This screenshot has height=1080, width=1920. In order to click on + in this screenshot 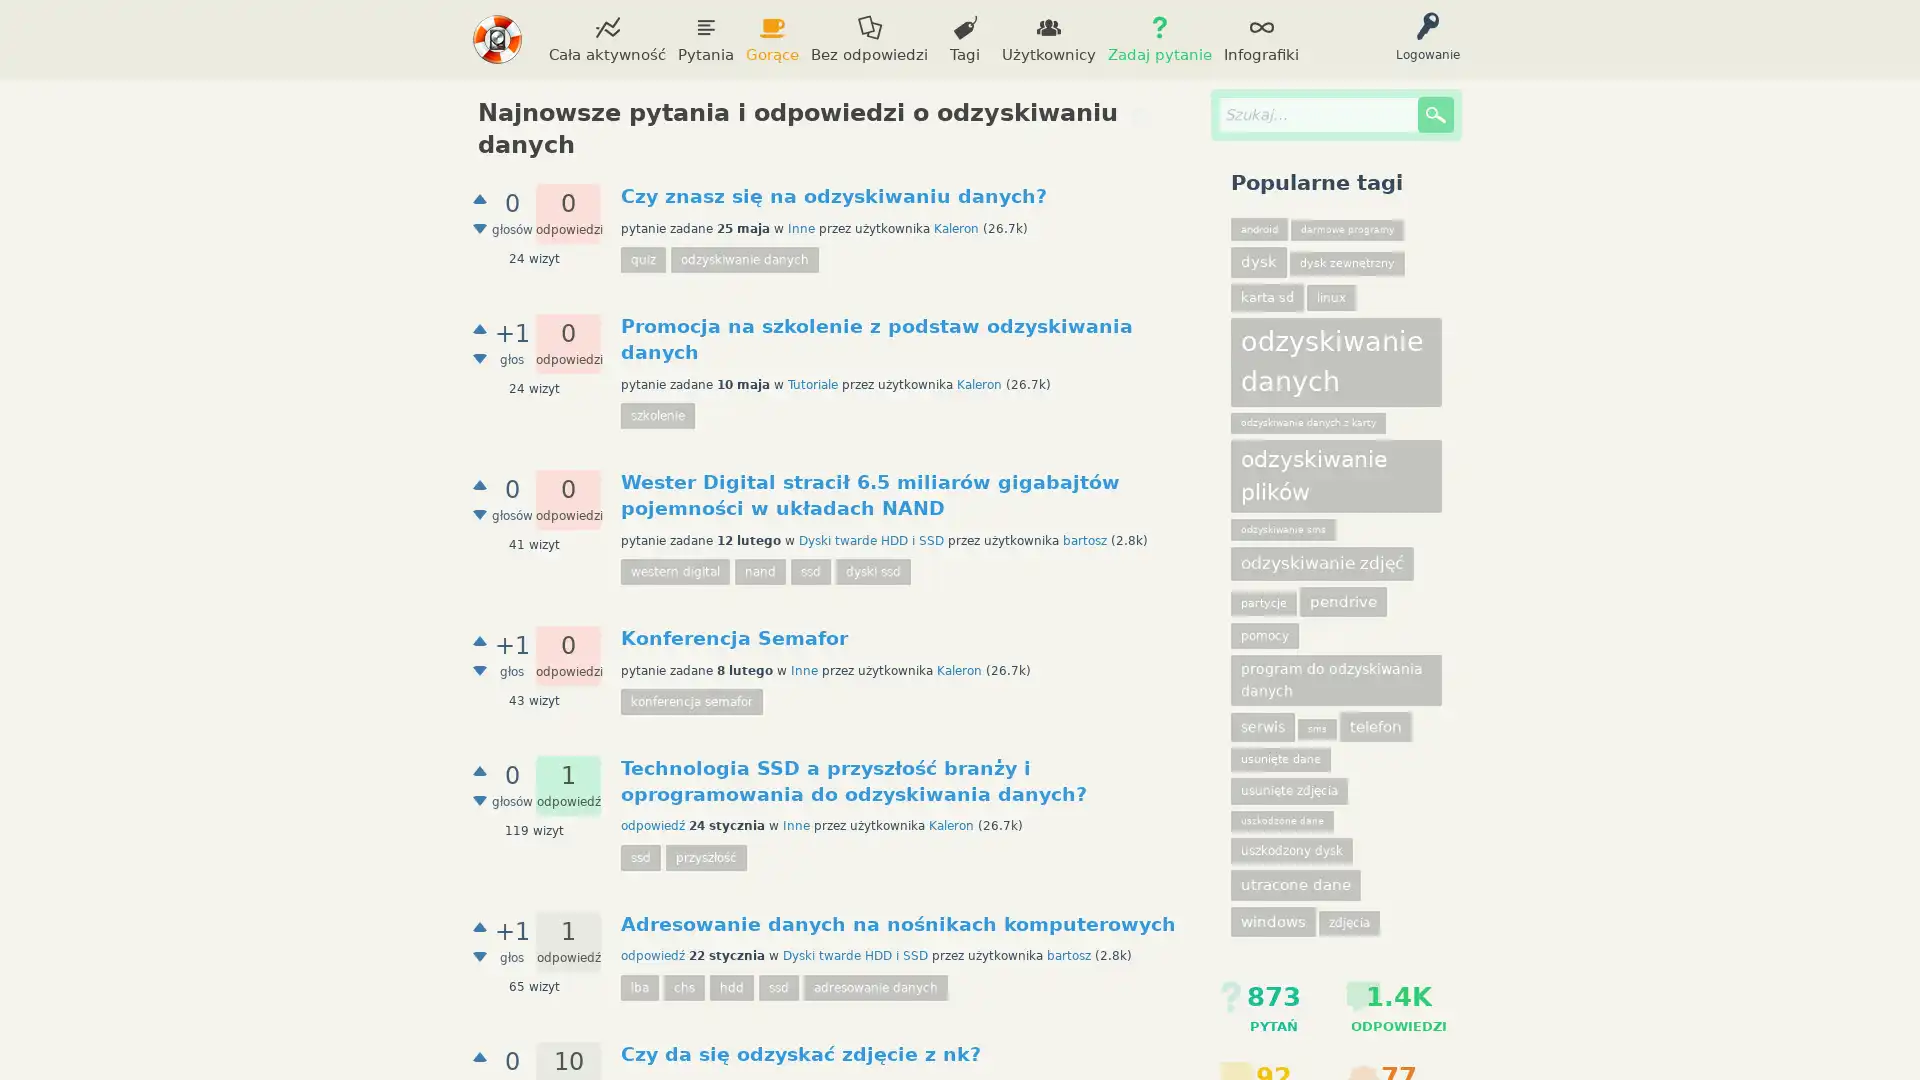, I will do `click(480, 1055)`.